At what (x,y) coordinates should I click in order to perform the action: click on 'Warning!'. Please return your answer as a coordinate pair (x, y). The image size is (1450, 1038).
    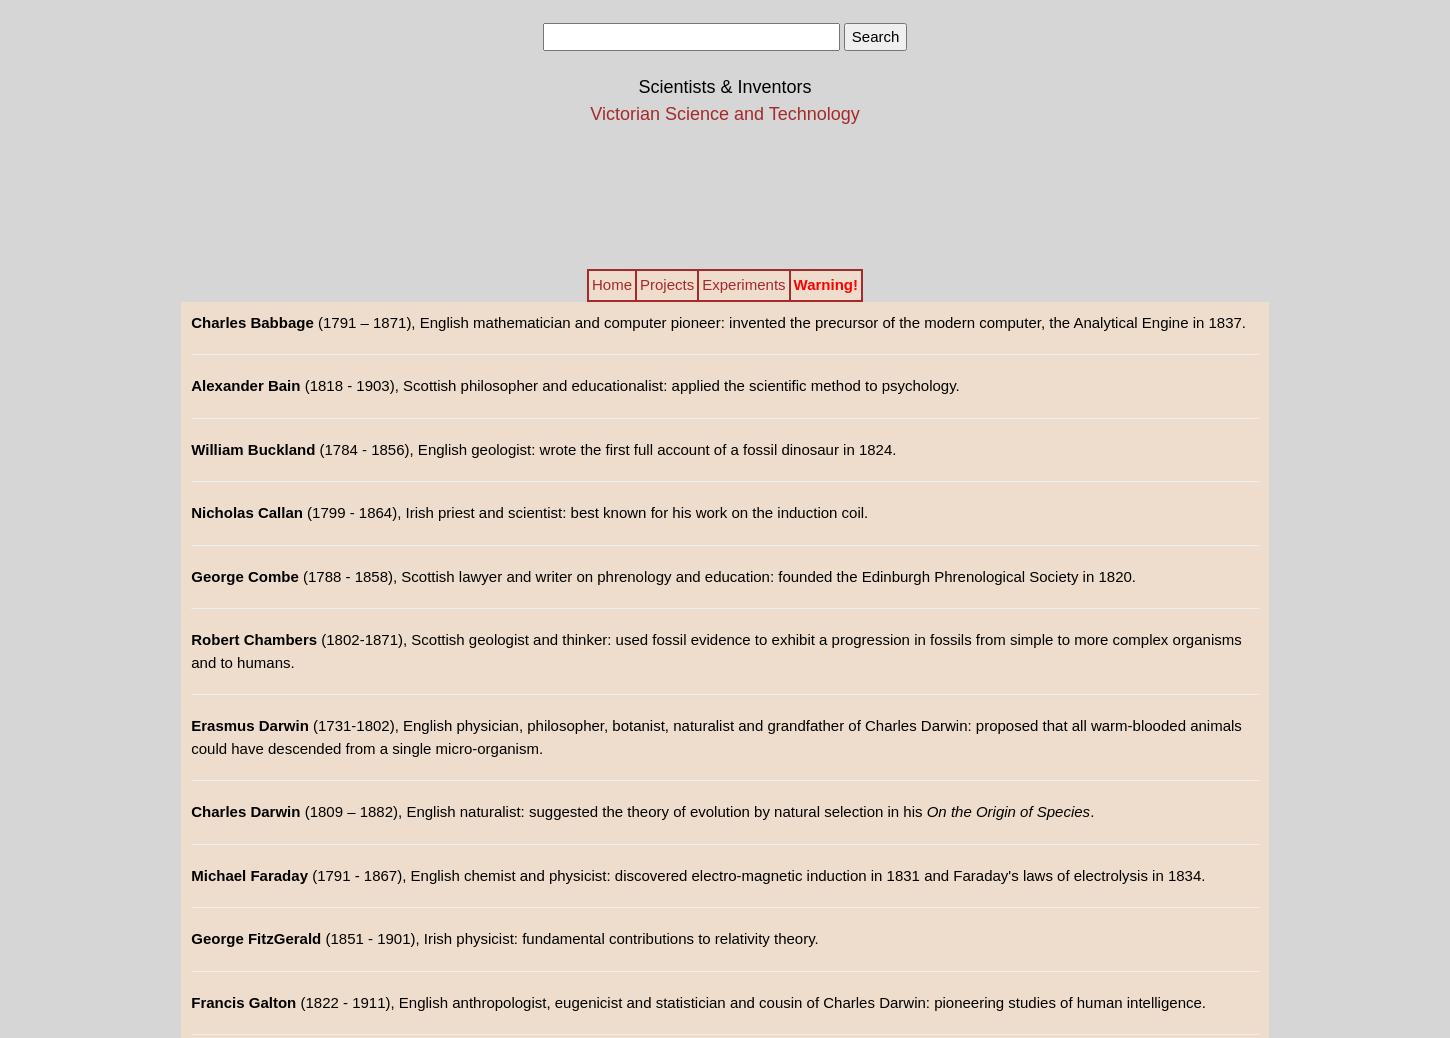
    Looking at the image, I should click on (825, 284).